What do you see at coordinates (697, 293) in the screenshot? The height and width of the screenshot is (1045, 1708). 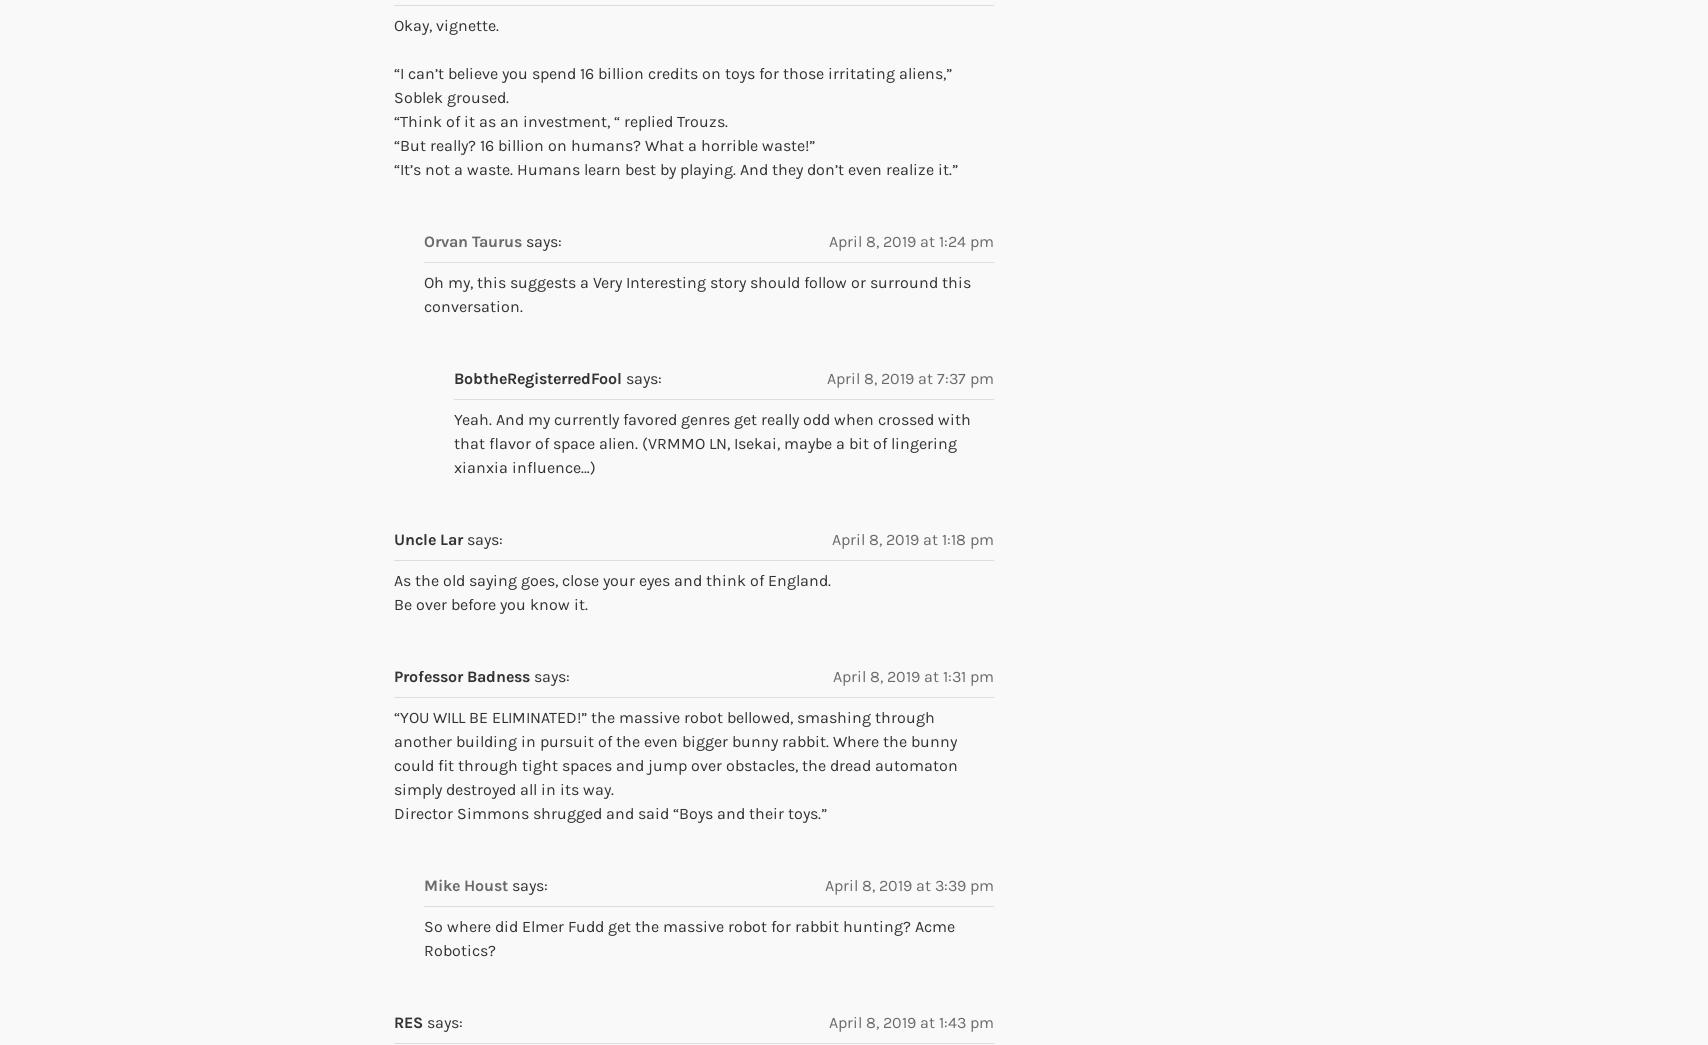 I see `'Oh my, this suggests a Very Interesting story should follow or surround this conversation.'` at bounding box center [697, 293].